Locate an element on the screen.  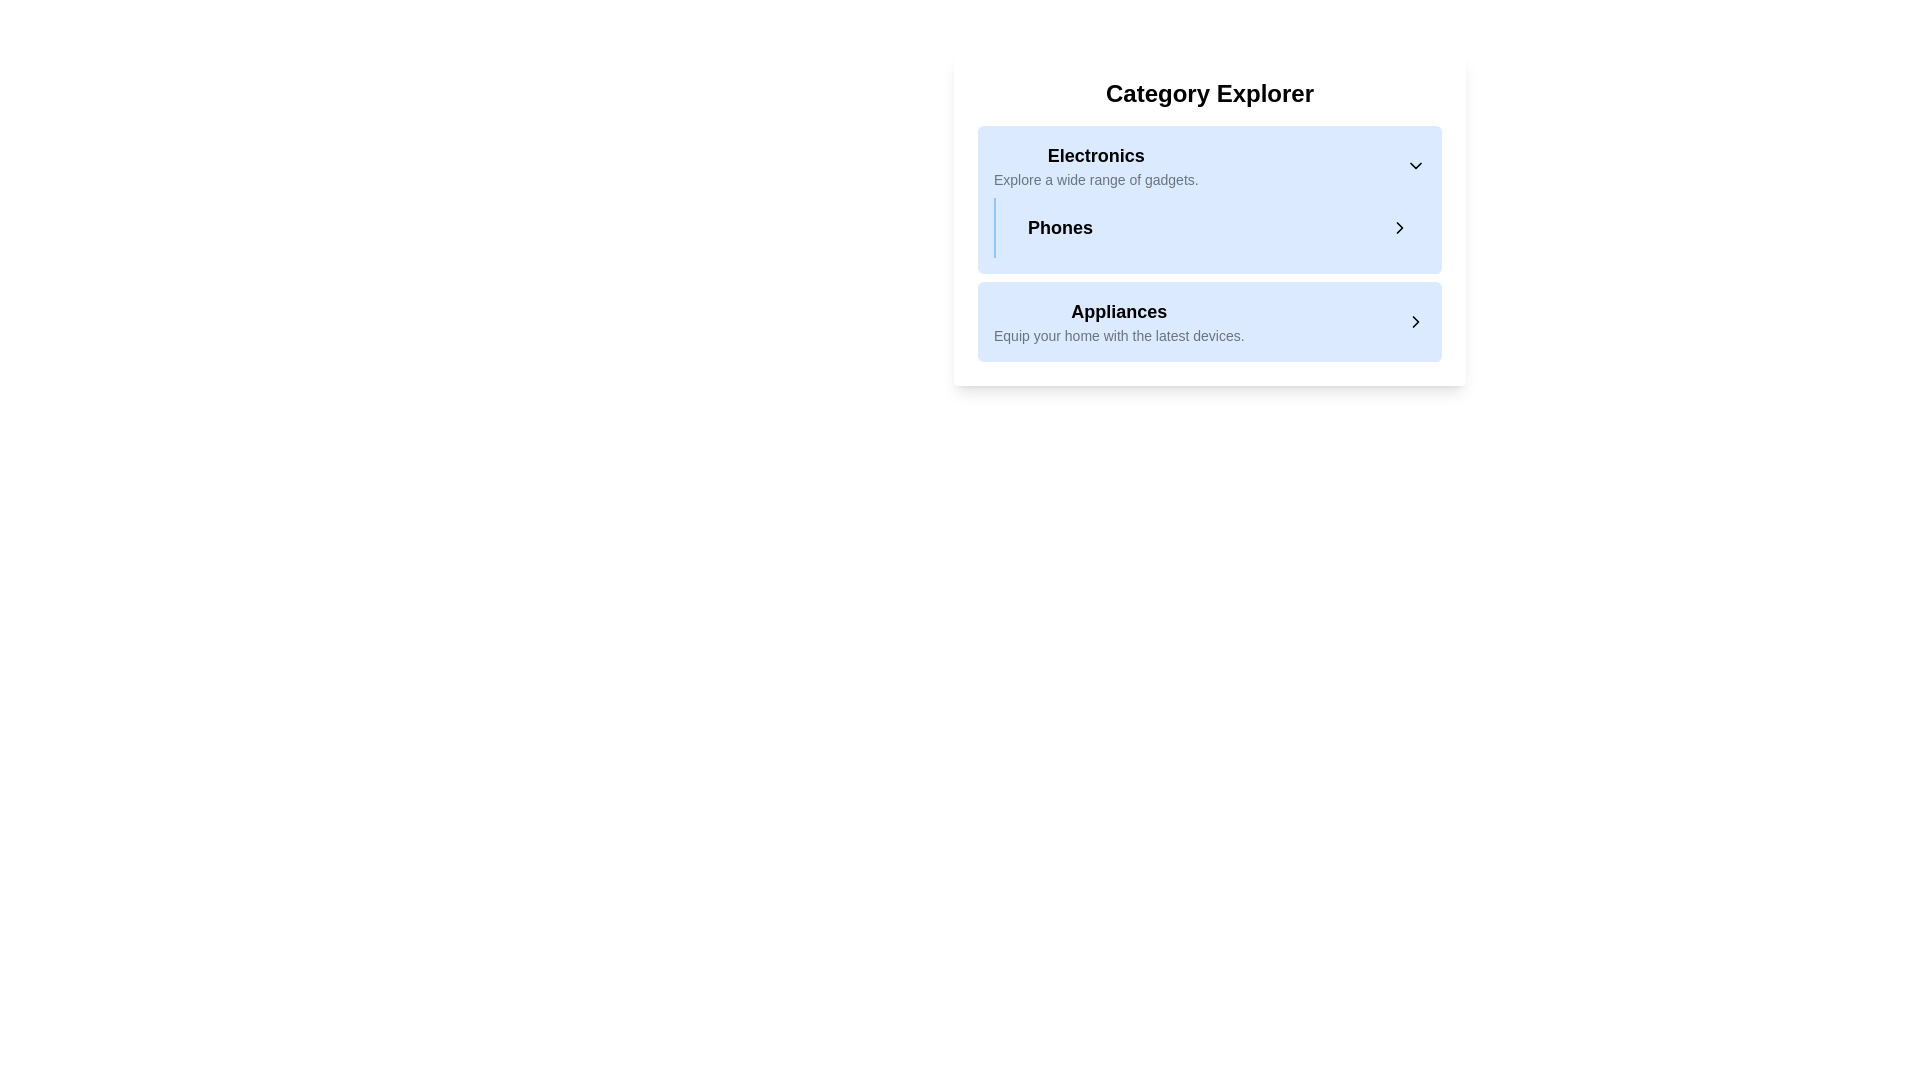
the clickable list item labeled 'Appliances' which contains the heading 'Appliances' and the description 'Equip your home with the latest devices.' is located at coordinates (1208, 320).